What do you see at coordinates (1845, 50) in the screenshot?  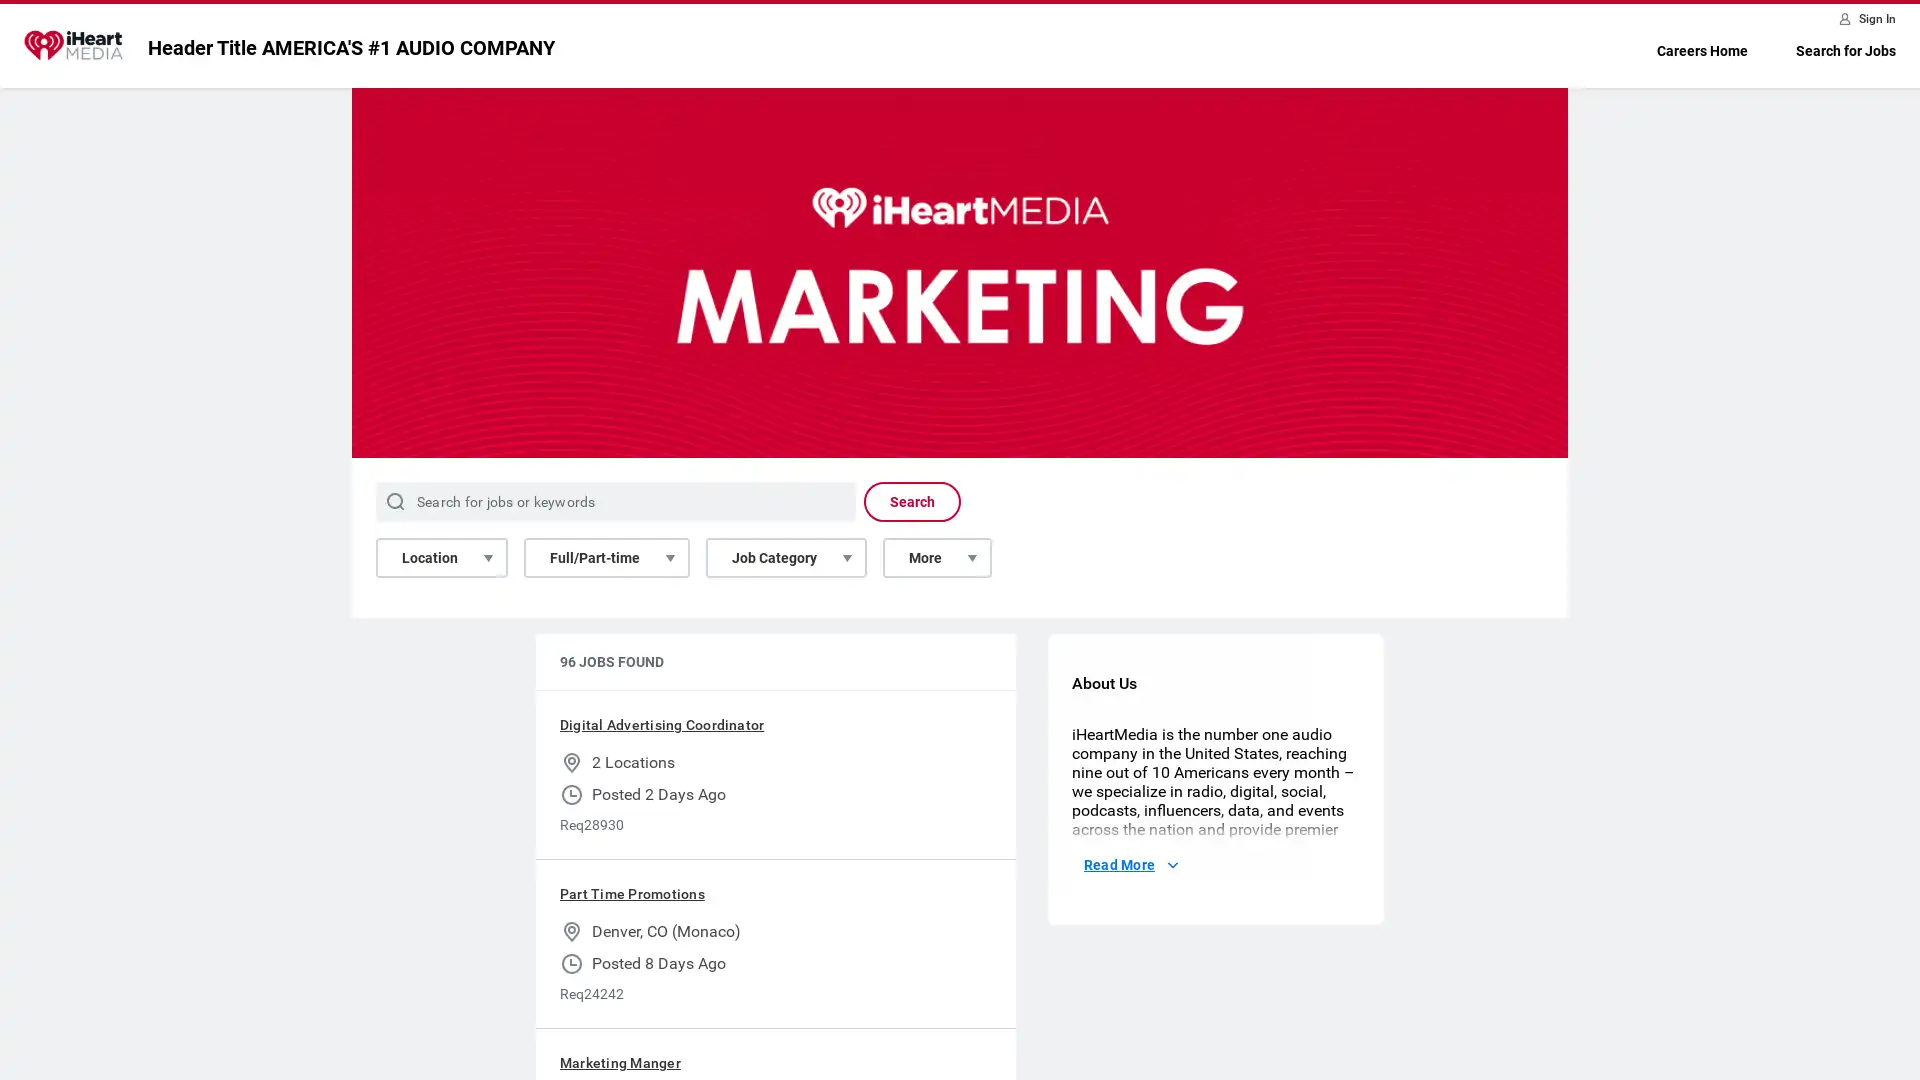 I see `Search for Jobs` at bounding box center [1845, 50].